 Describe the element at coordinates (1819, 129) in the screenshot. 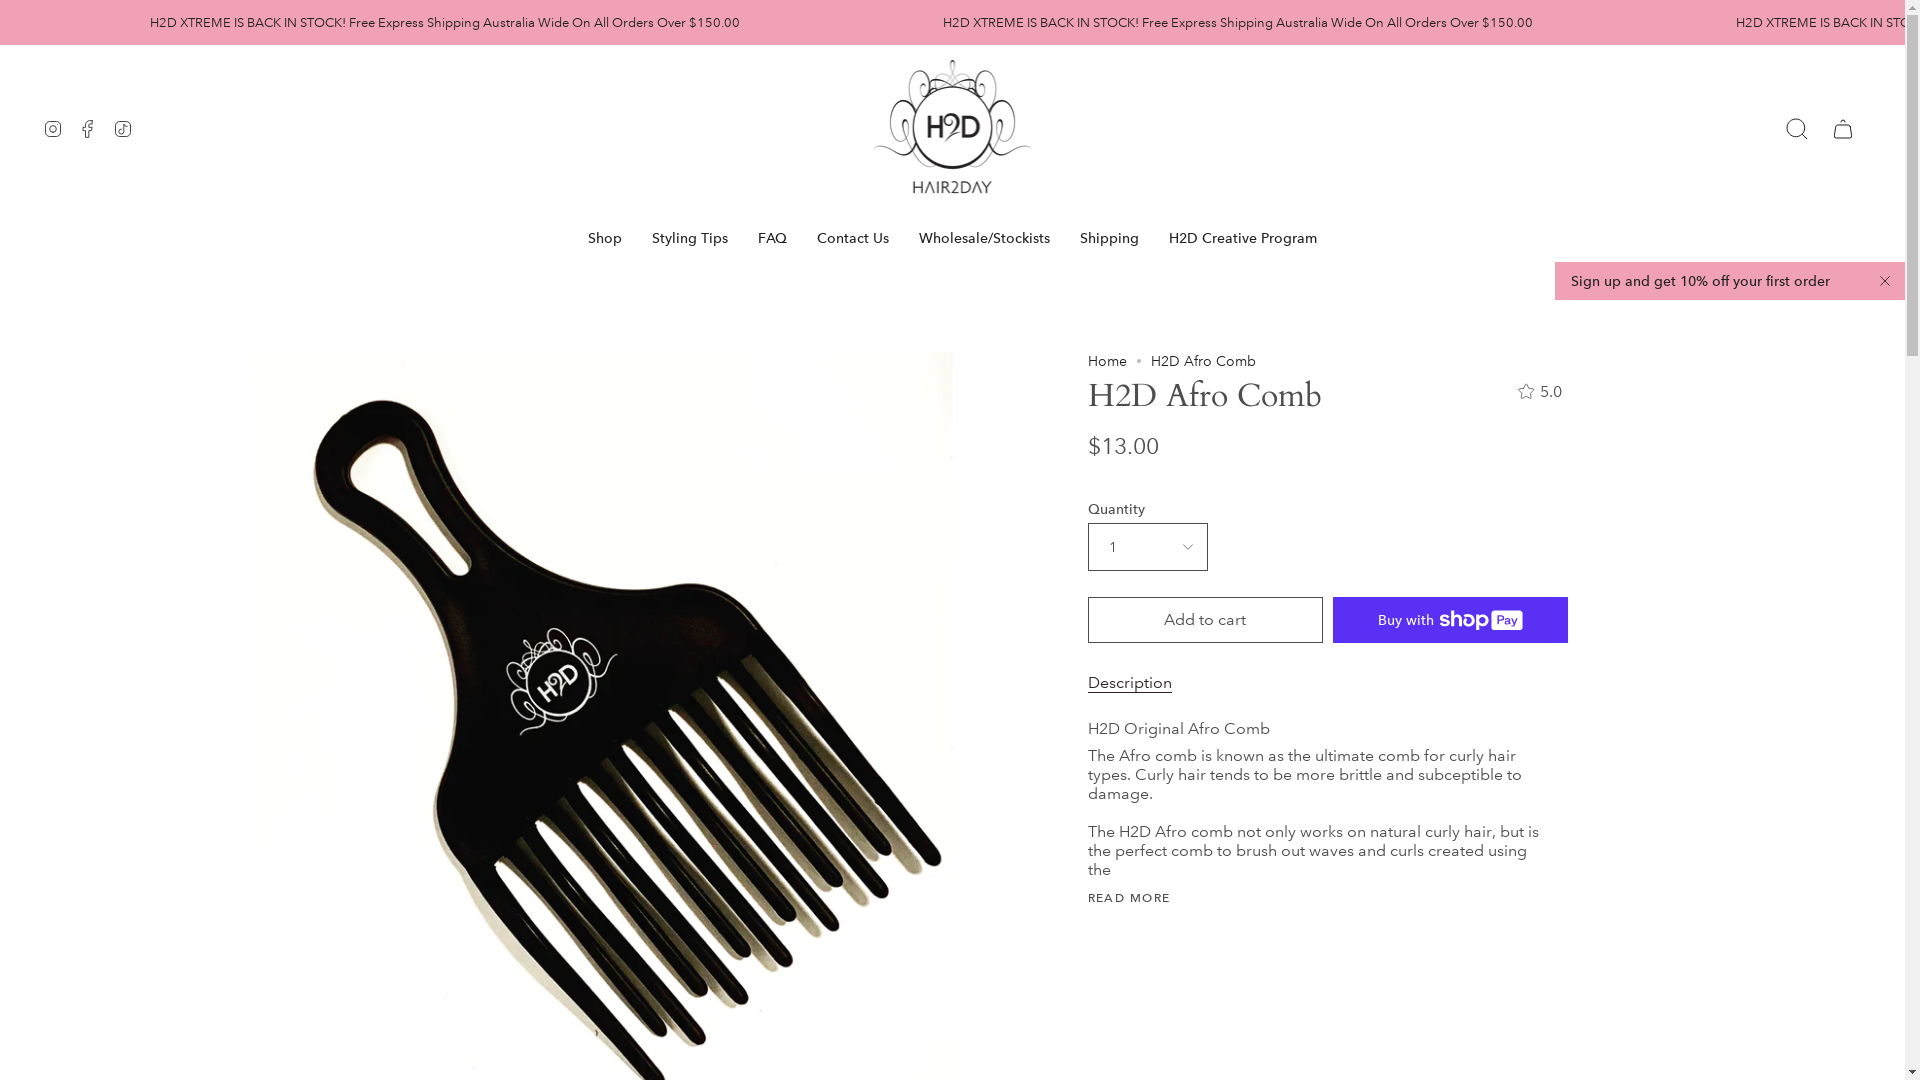

I see `'Cart'` at that location.